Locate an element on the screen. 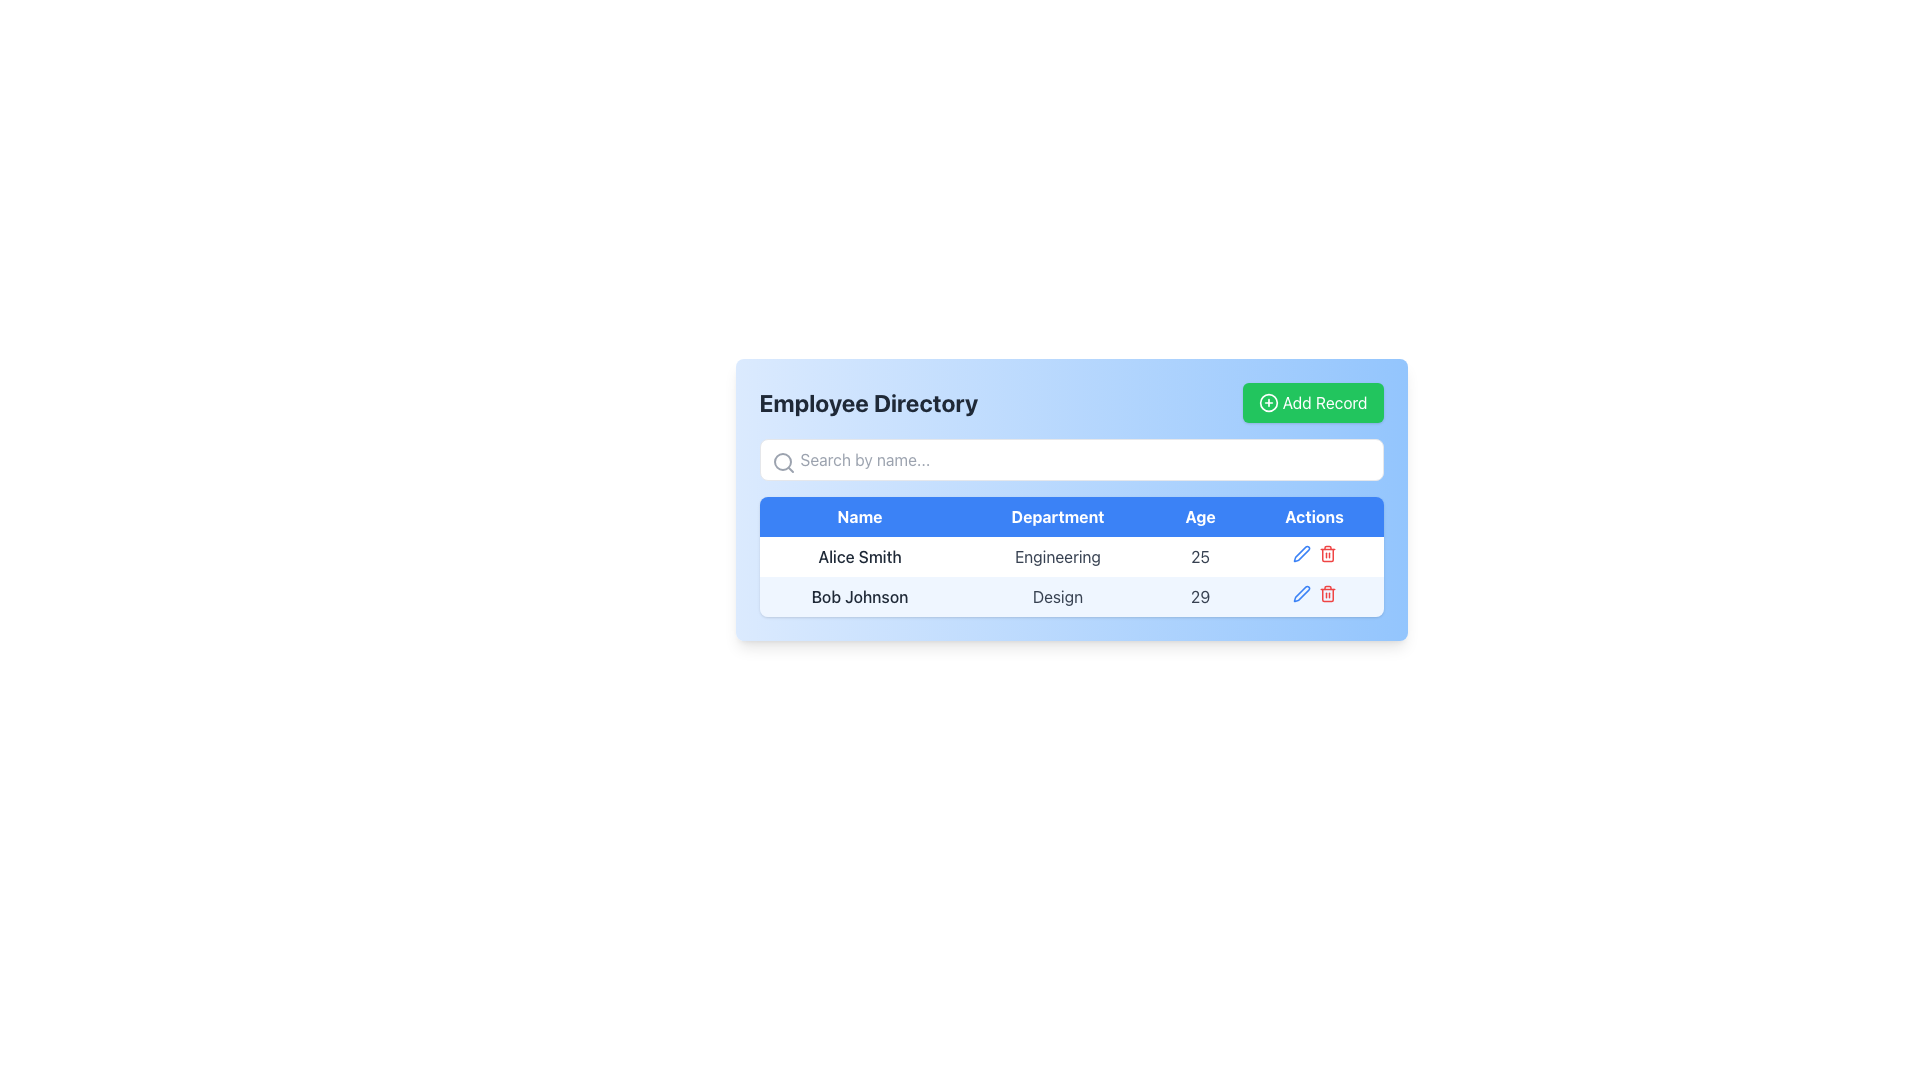 The height and width of the screenshot is (1080, 1920). the text label displaying 'Alice Smith', which is the first entry in the 'Name' column of the employee directory table is located at coordinates (859, 556).